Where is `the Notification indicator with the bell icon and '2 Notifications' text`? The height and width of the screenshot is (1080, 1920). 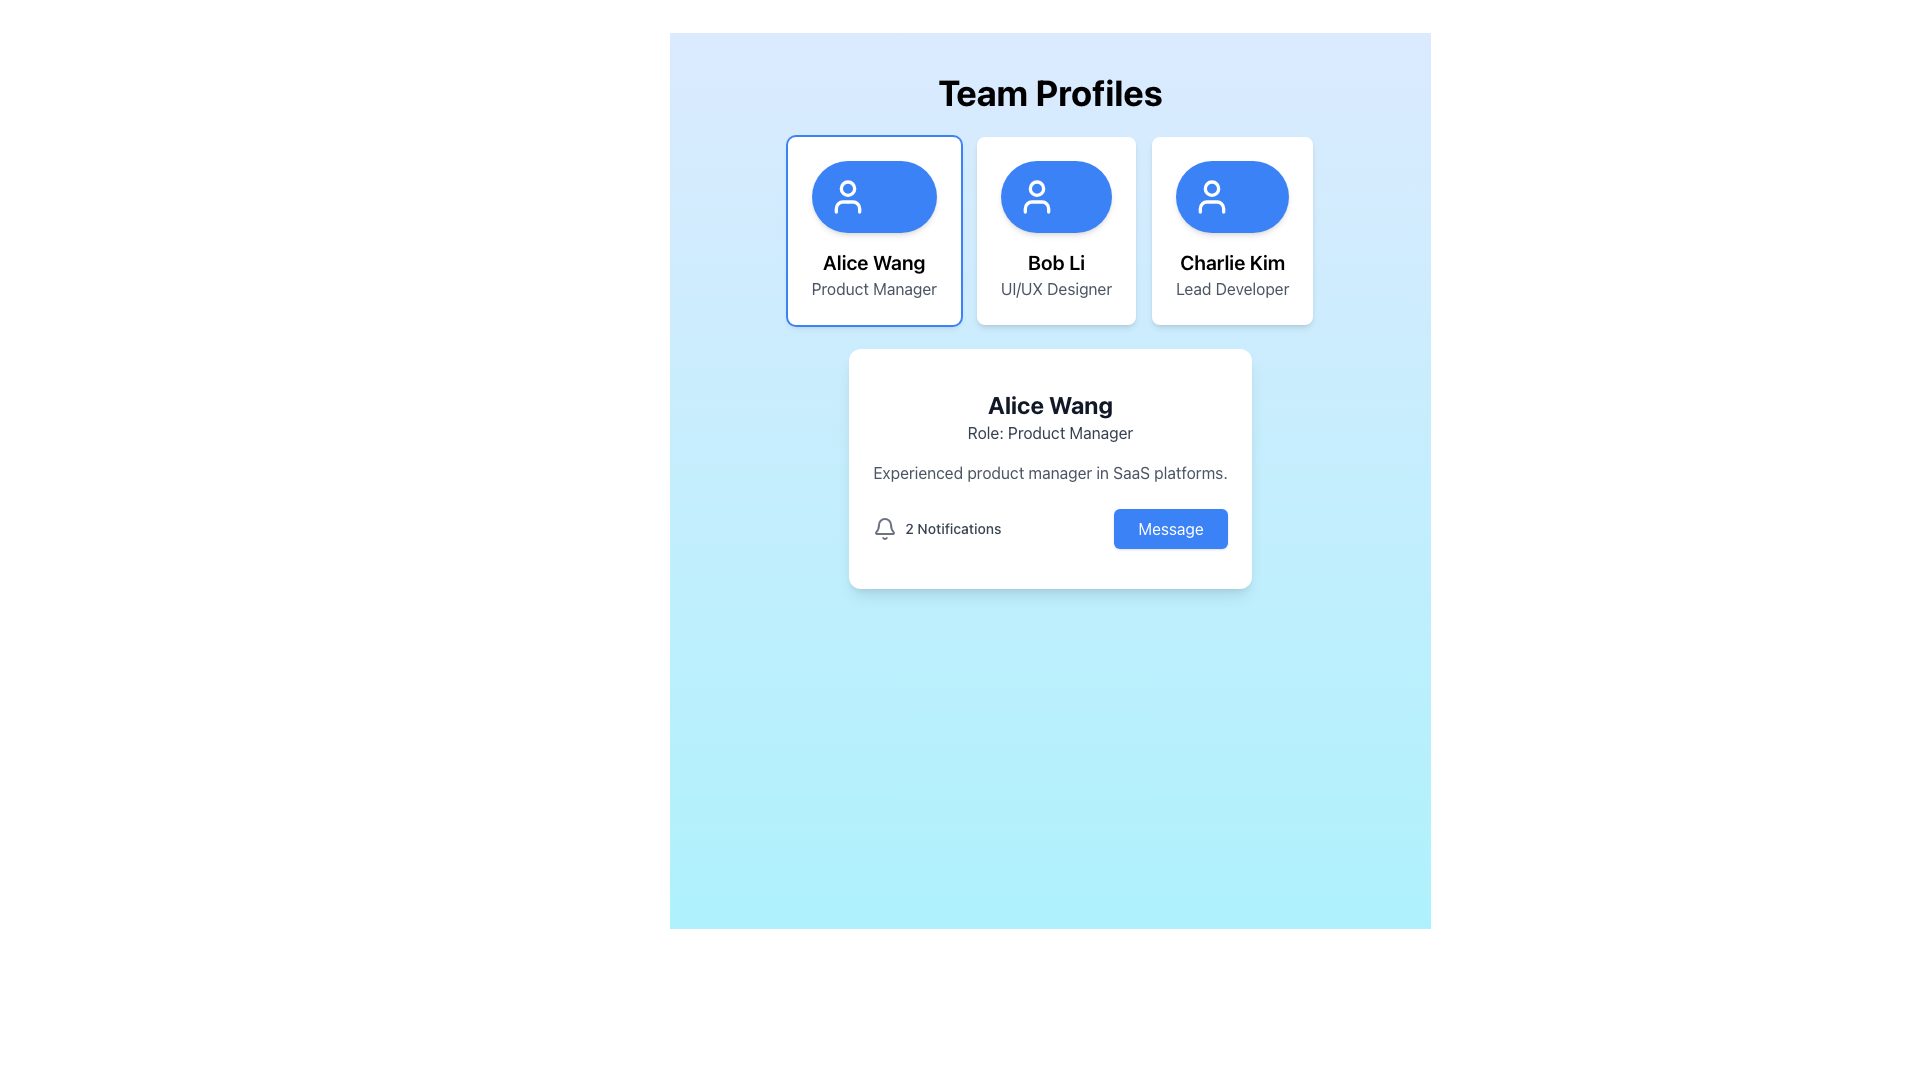 the Notification indicator with the bell icon and '2 Notifications' text is located at coordinates (936, 527).